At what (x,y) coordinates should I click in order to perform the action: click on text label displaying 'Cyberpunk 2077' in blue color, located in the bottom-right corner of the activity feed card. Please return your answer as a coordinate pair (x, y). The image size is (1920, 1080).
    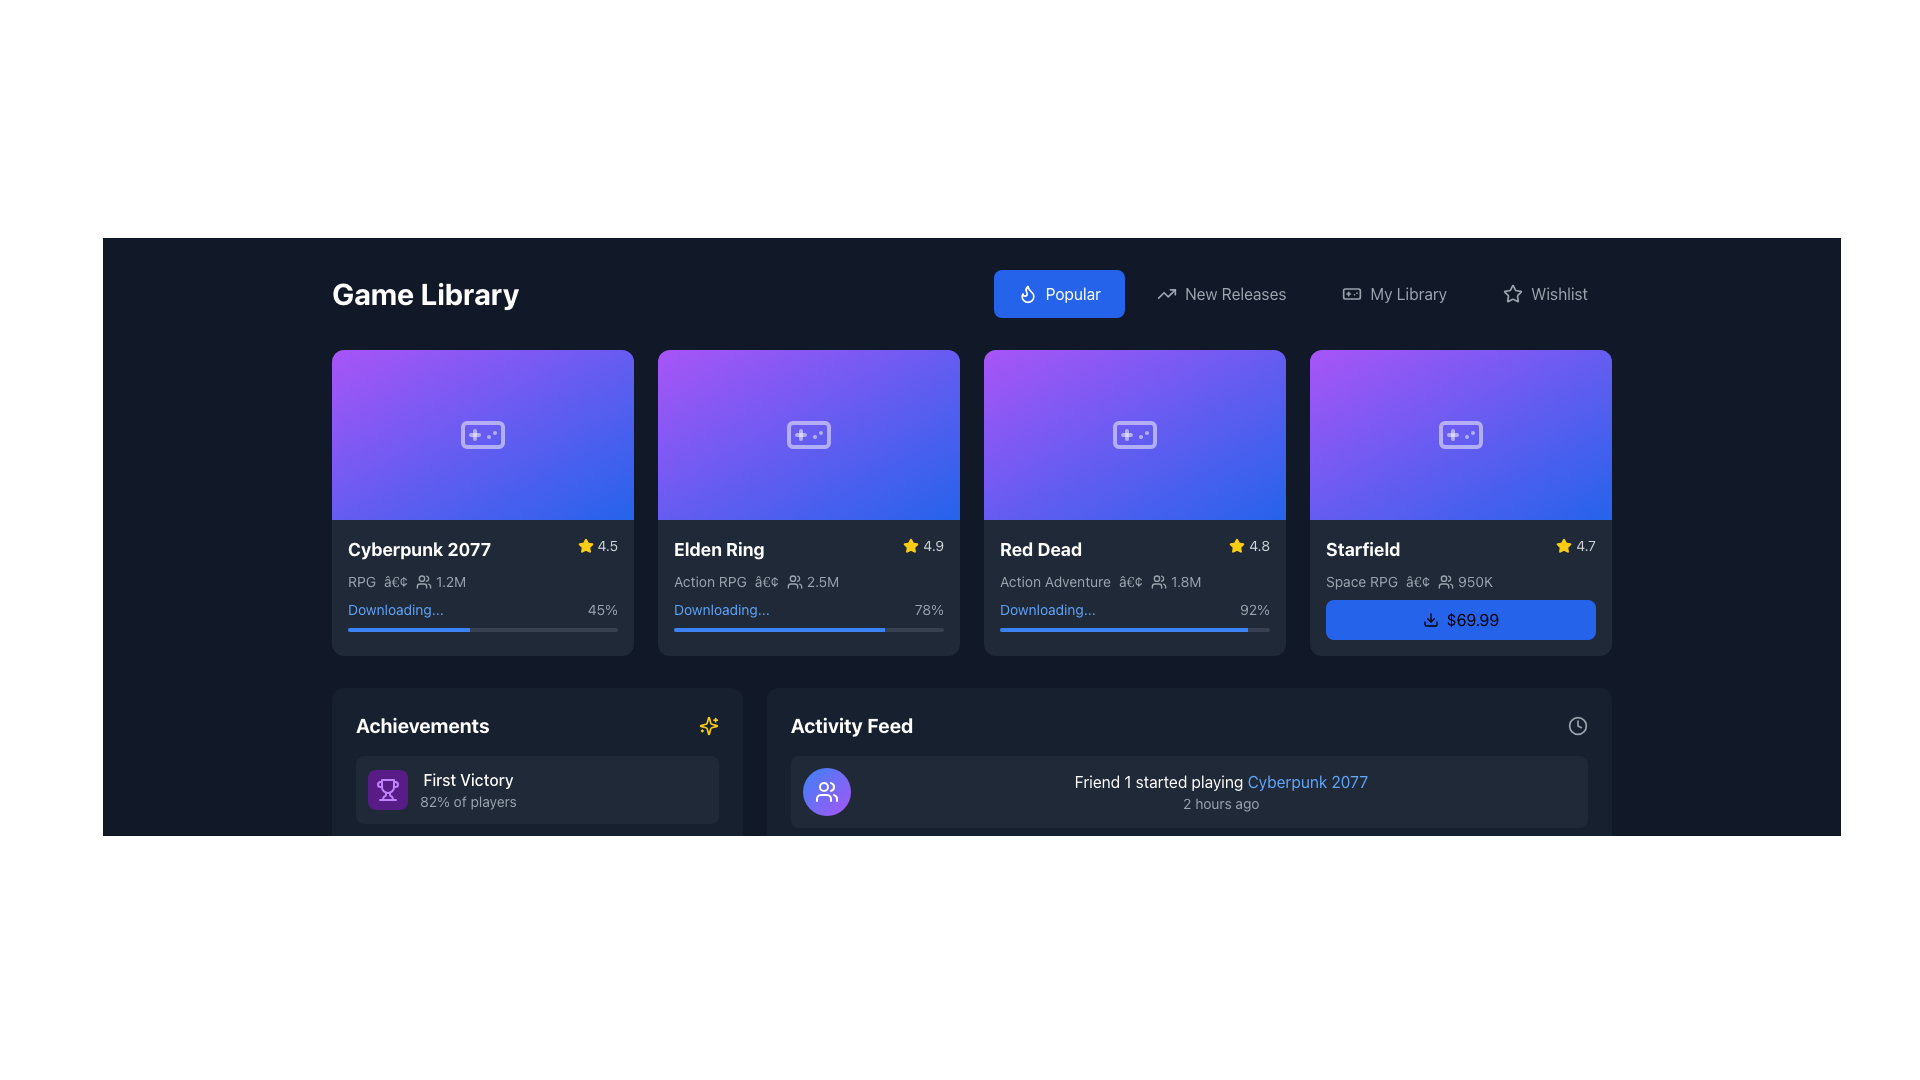
    Looking at the image, I should click on (1307, 780).